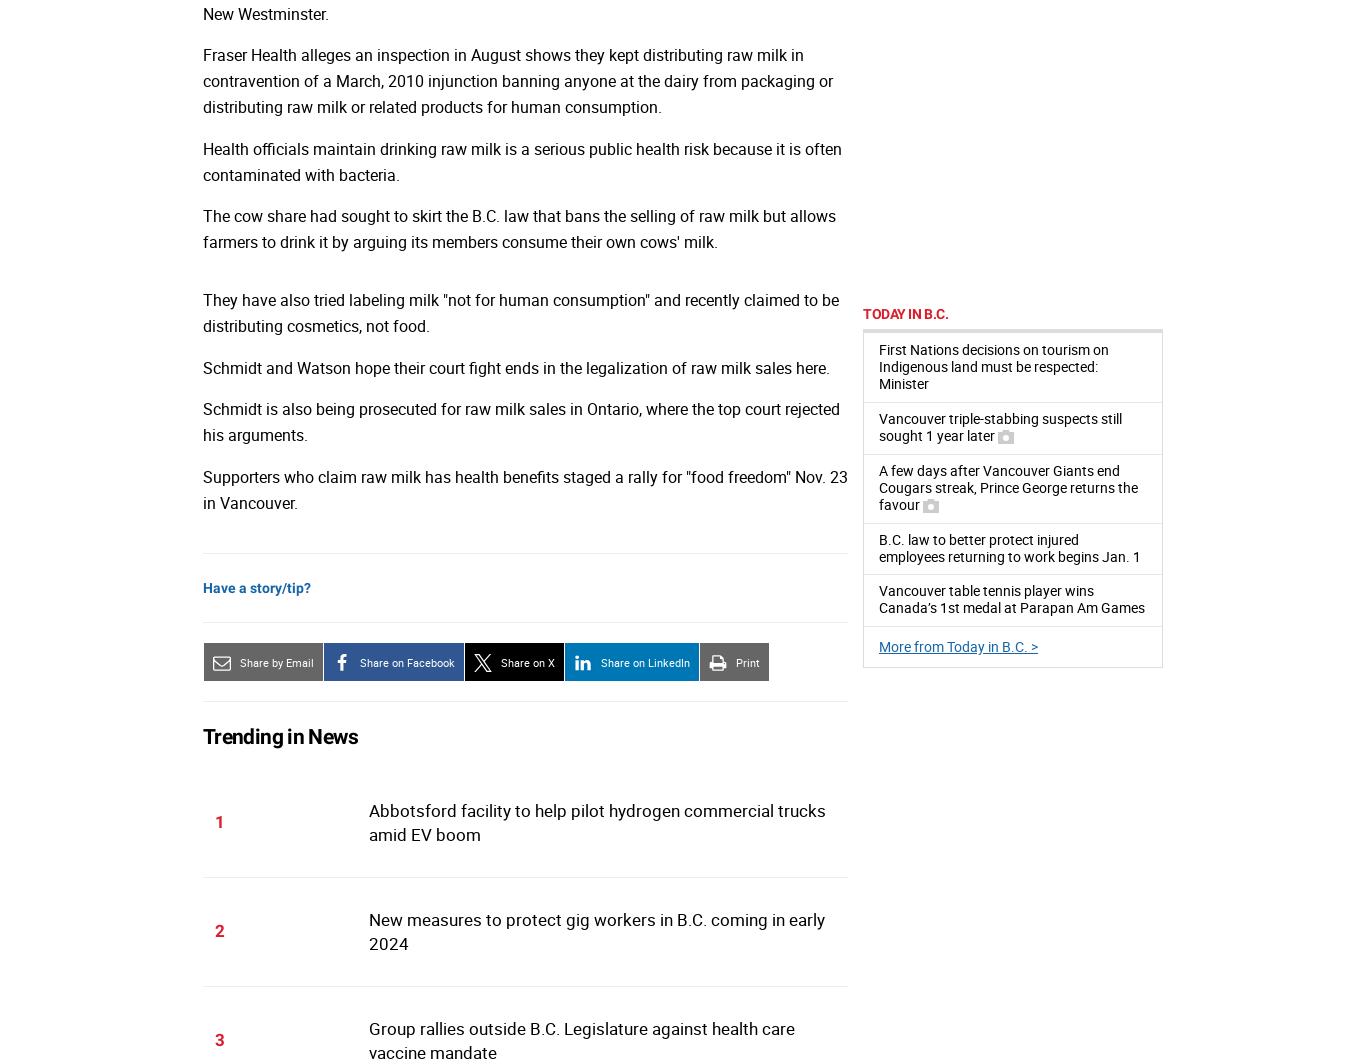 This screenshot has height=1064, width=1366. I want to click on 'Supporters who claim raw milk has health benefits staged a rally for "food freedom" Nov. 23 in Vancouver.', so click(525, 489).